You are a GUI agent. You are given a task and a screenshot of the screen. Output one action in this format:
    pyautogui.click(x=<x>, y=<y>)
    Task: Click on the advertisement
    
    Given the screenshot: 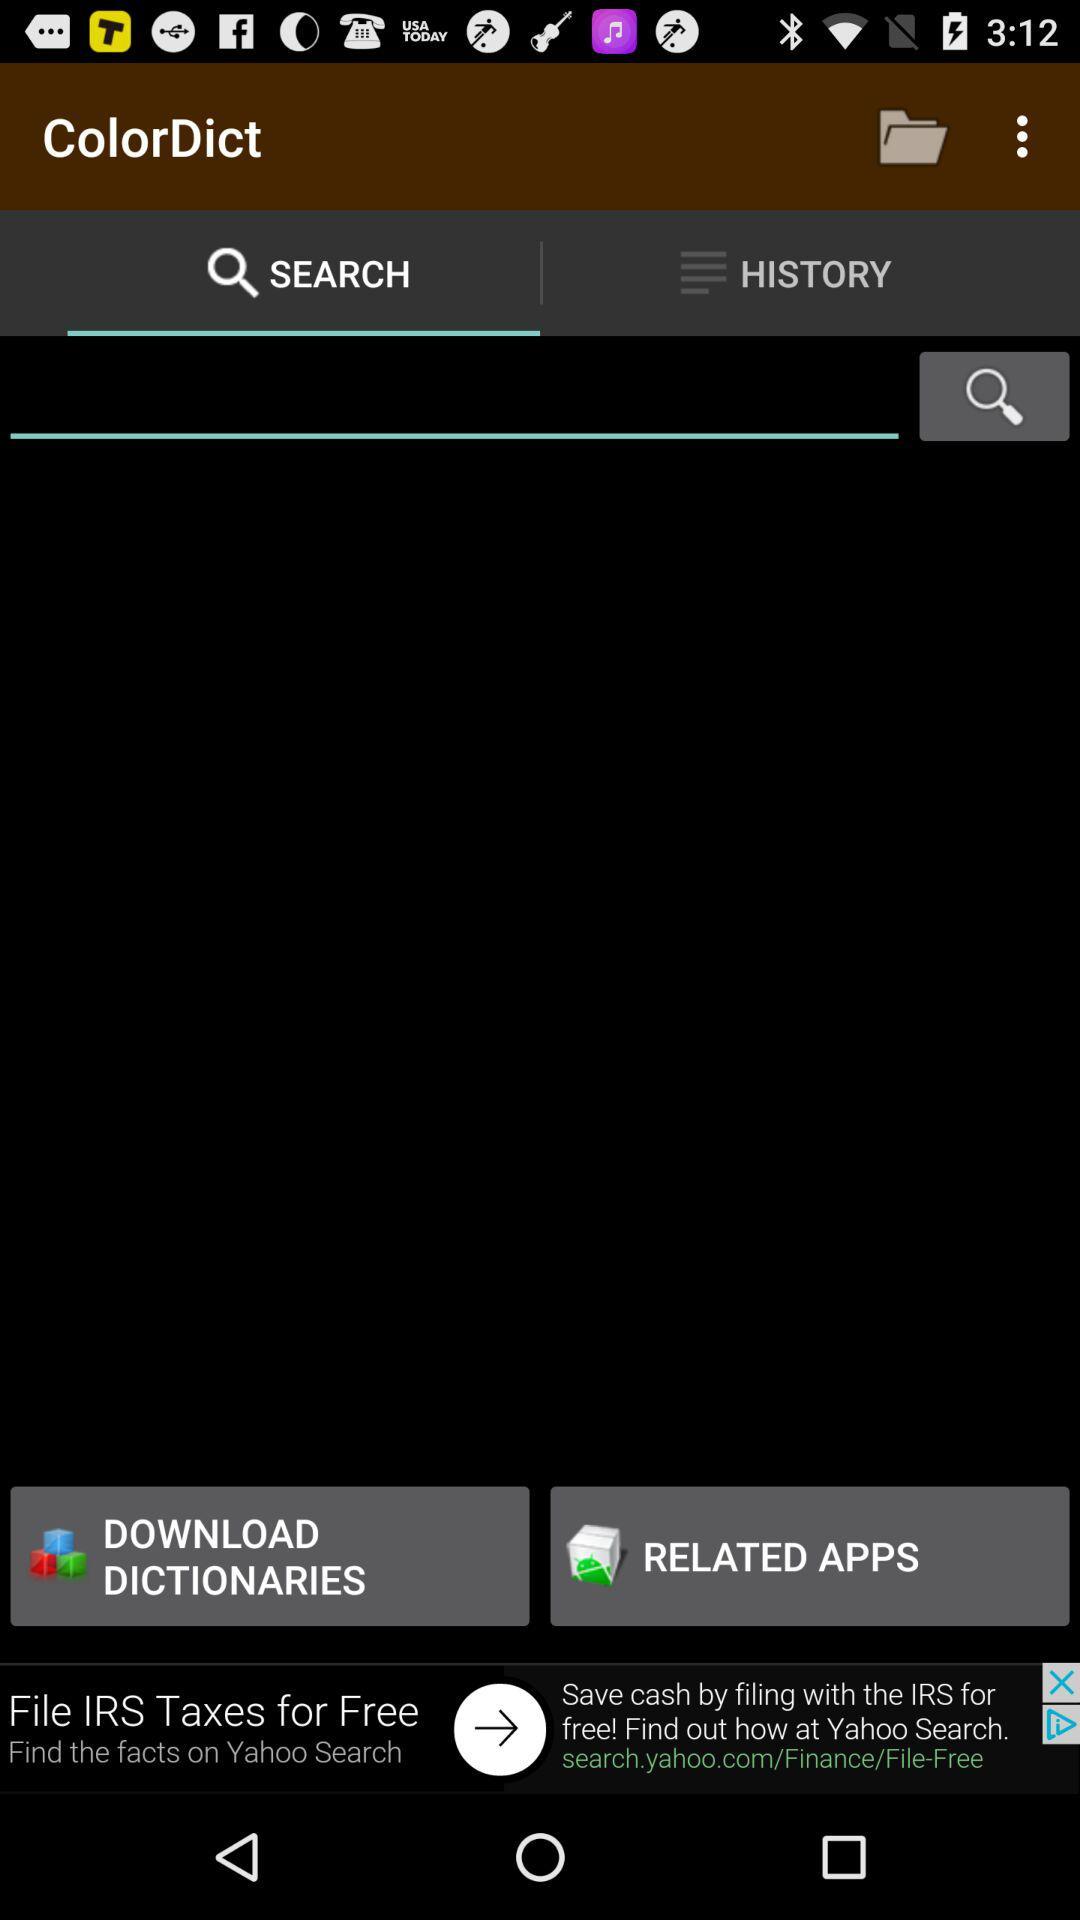 What is the action you would take?
    pyautogui.click(x=540, y=1727)
    